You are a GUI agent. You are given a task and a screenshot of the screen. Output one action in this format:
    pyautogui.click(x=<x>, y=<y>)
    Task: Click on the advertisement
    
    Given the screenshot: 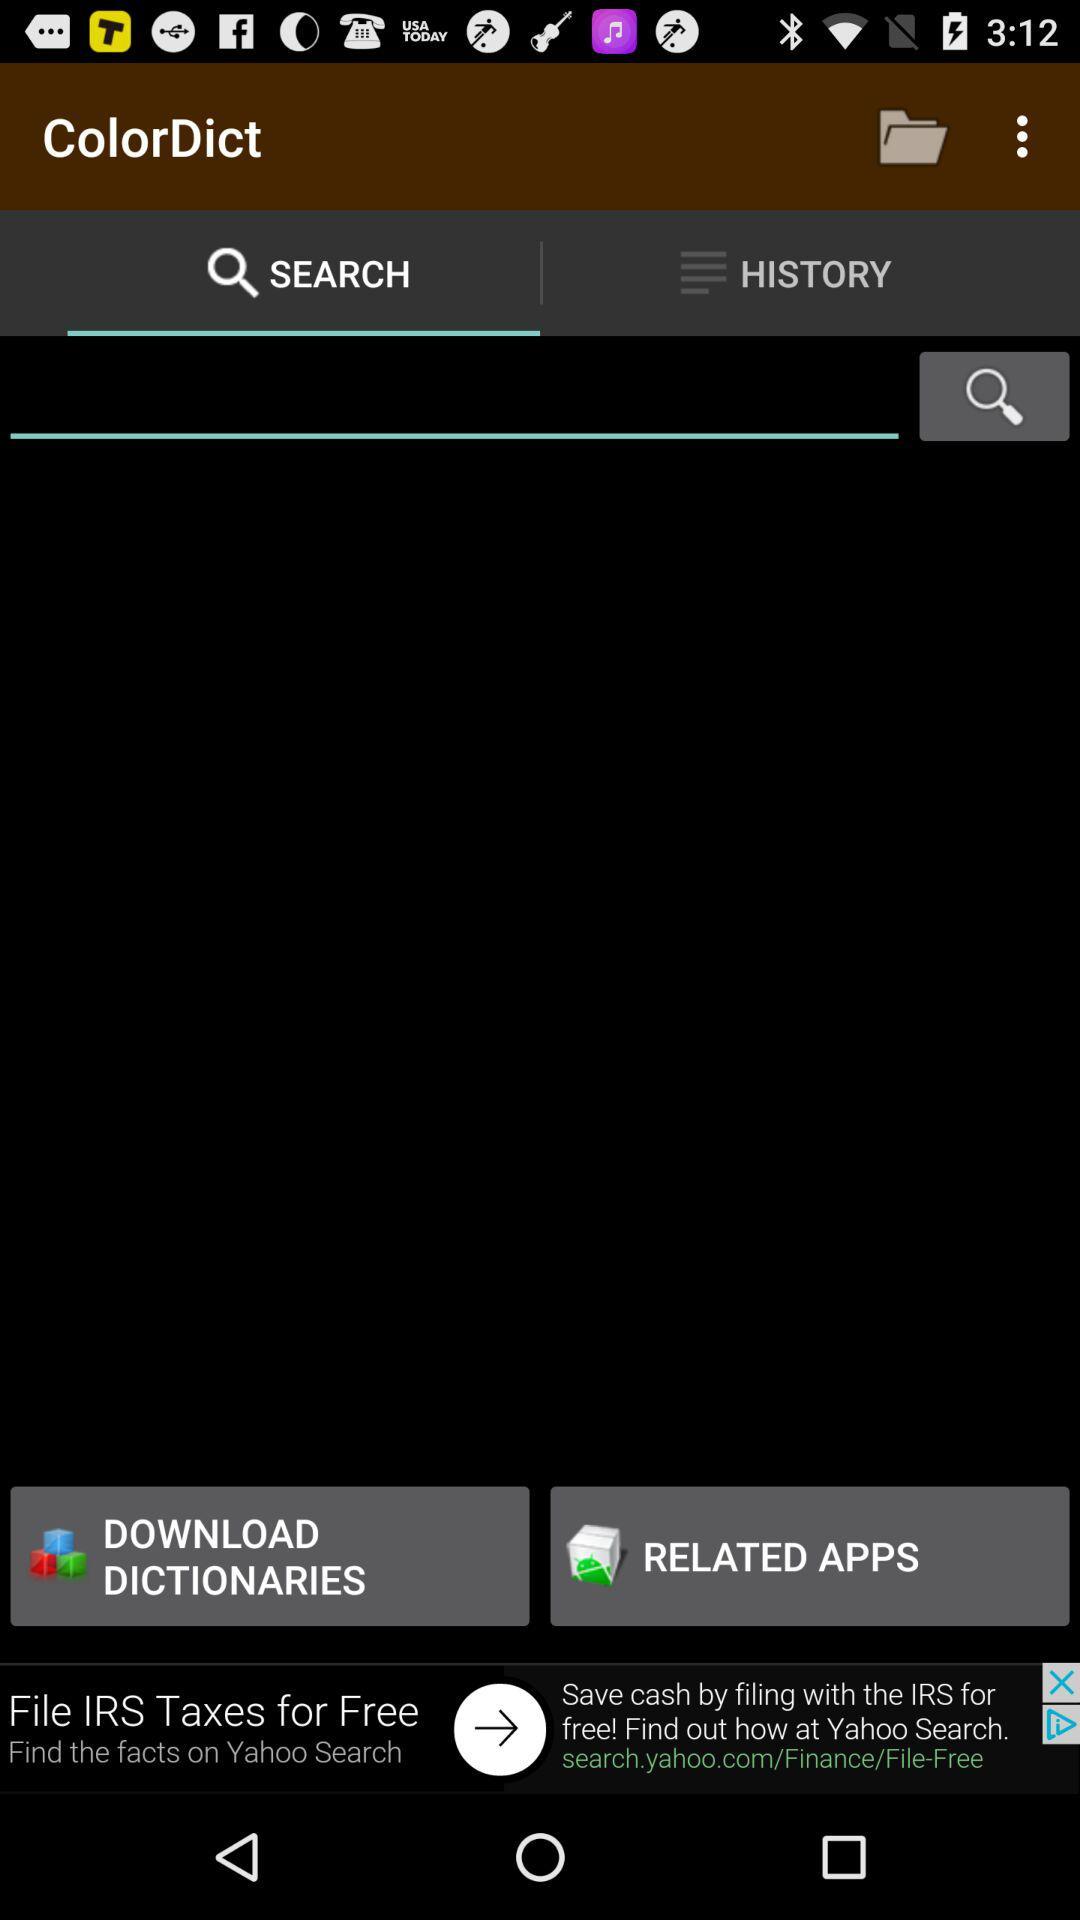 What is the action you would take?
    pyautogui.click(x=540, y=1727)
    